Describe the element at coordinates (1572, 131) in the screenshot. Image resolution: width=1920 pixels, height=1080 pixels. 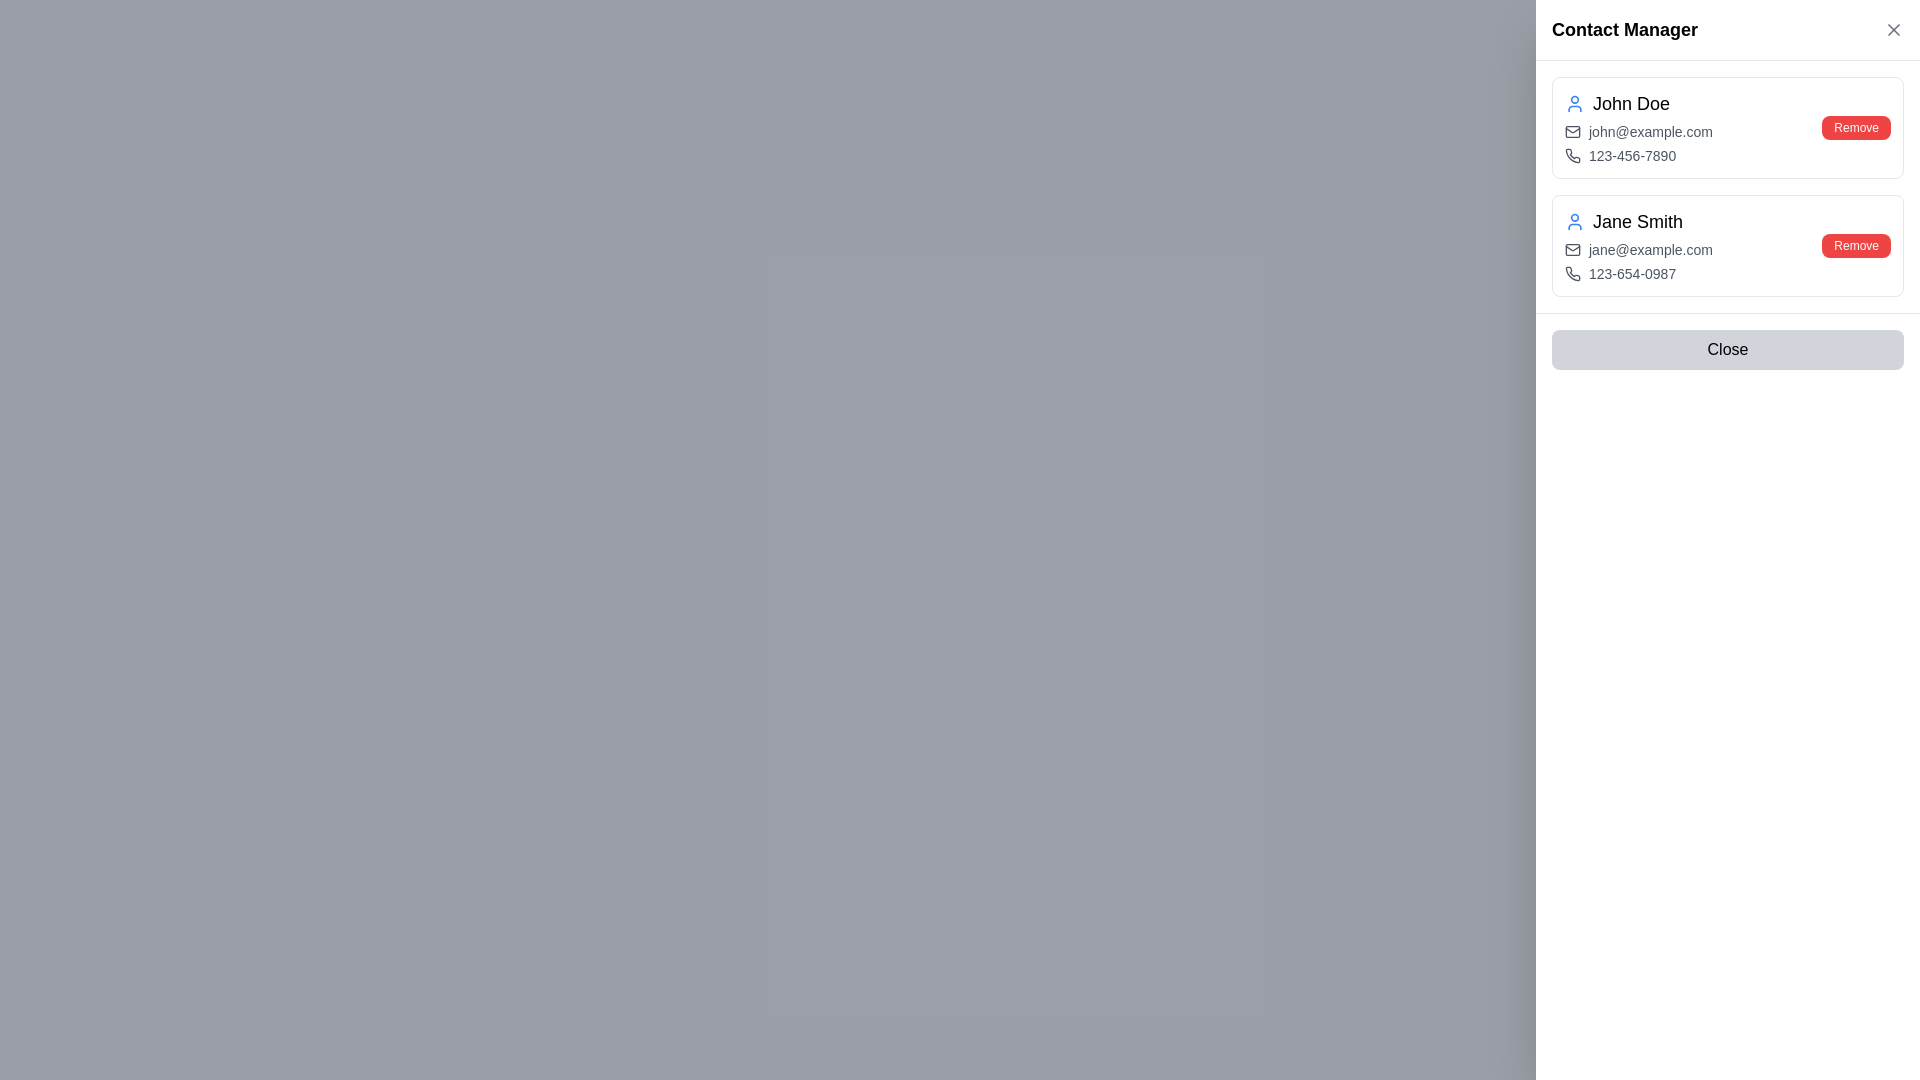
I see `the email icon resembling a folded envelope located in the contact details section, directly to the left of 'John Doe's email address` at that location.